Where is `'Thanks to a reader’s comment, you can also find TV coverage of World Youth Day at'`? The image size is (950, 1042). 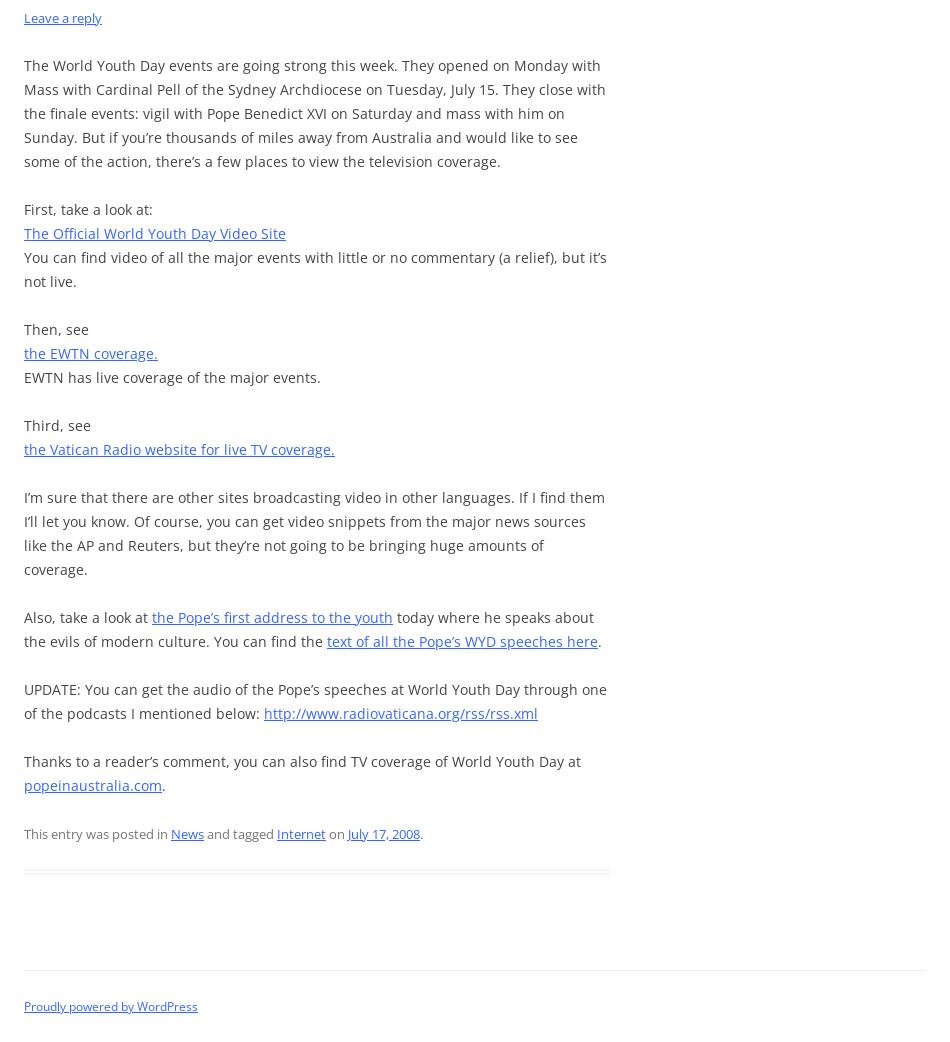 'Thanks to a reader’s comment, you can also find TV coverage of World Youth Day at' is located at coordinates (301, 760).